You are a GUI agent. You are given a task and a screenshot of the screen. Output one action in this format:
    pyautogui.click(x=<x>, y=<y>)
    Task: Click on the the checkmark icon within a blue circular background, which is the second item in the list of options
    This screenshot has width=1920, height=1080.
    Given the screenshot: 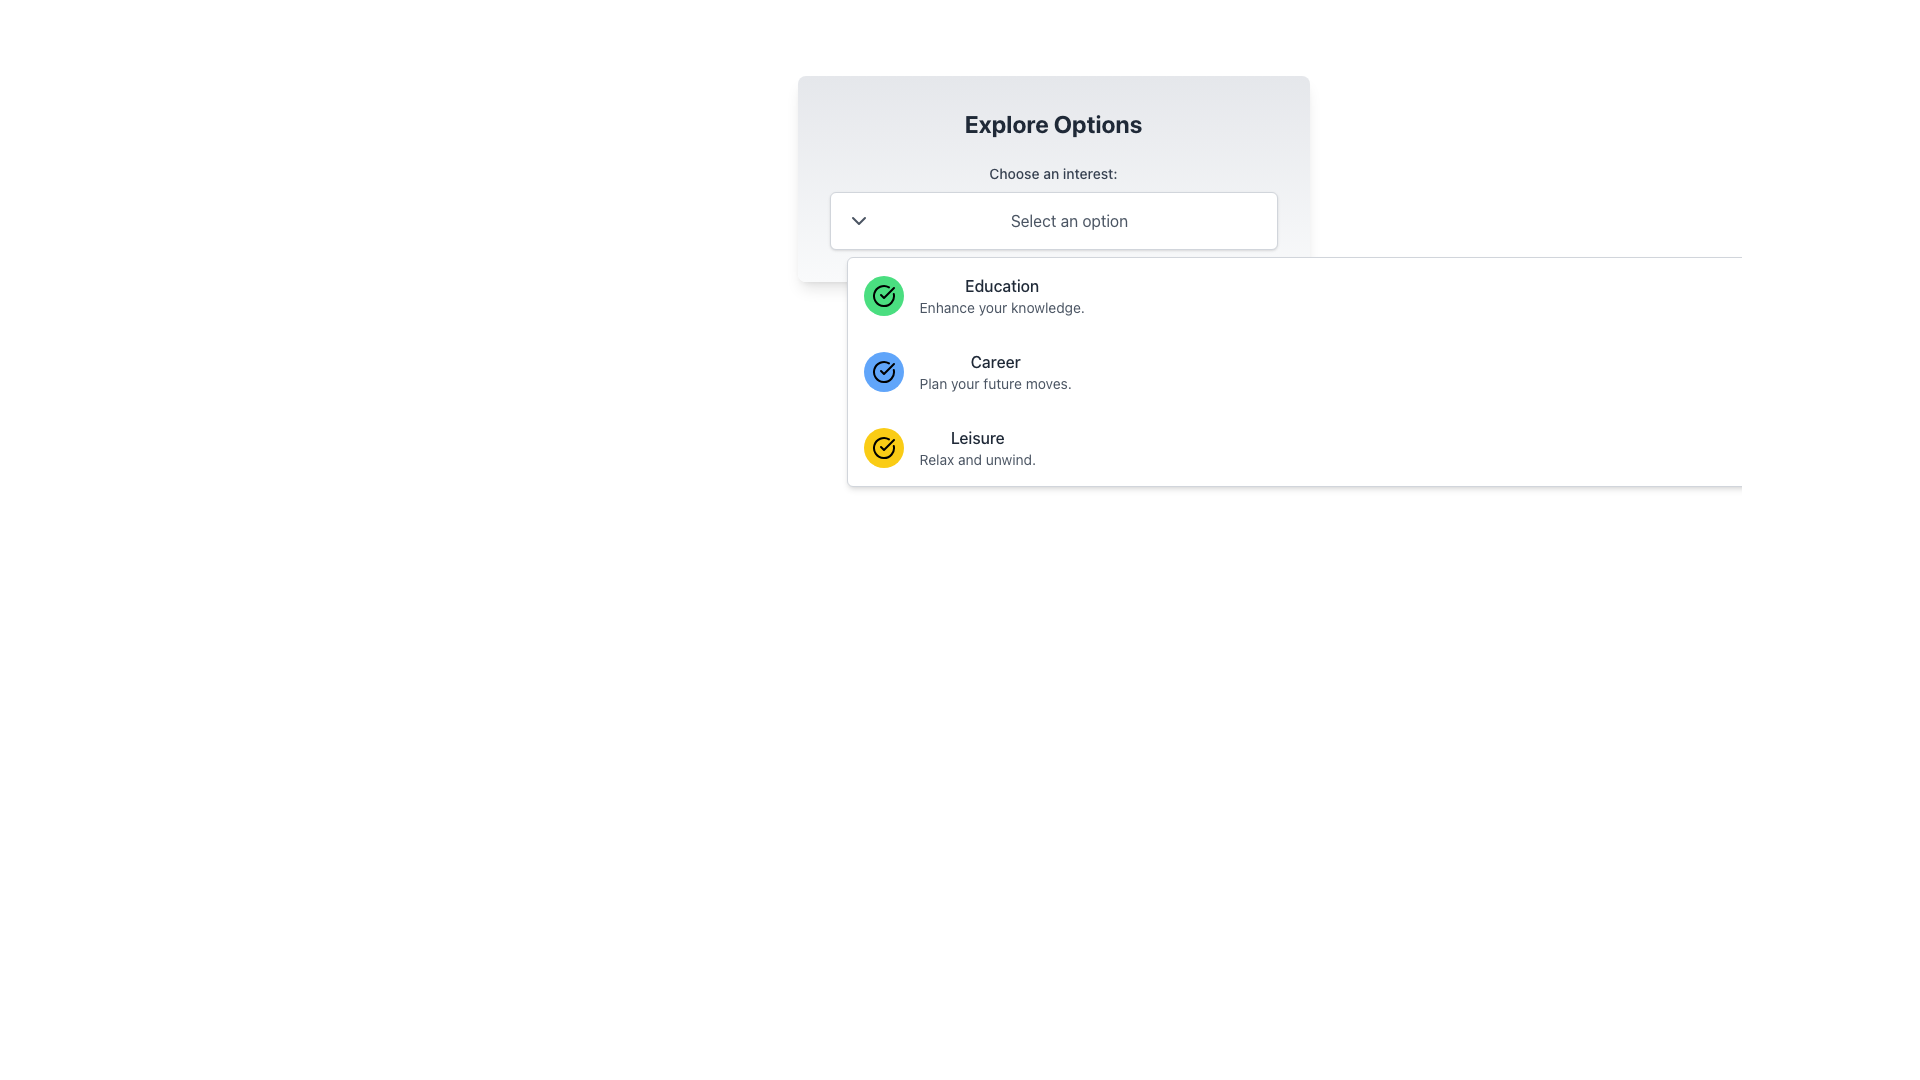 What is the action you would take?
    pyautogui.click(x=886, y=369)
    